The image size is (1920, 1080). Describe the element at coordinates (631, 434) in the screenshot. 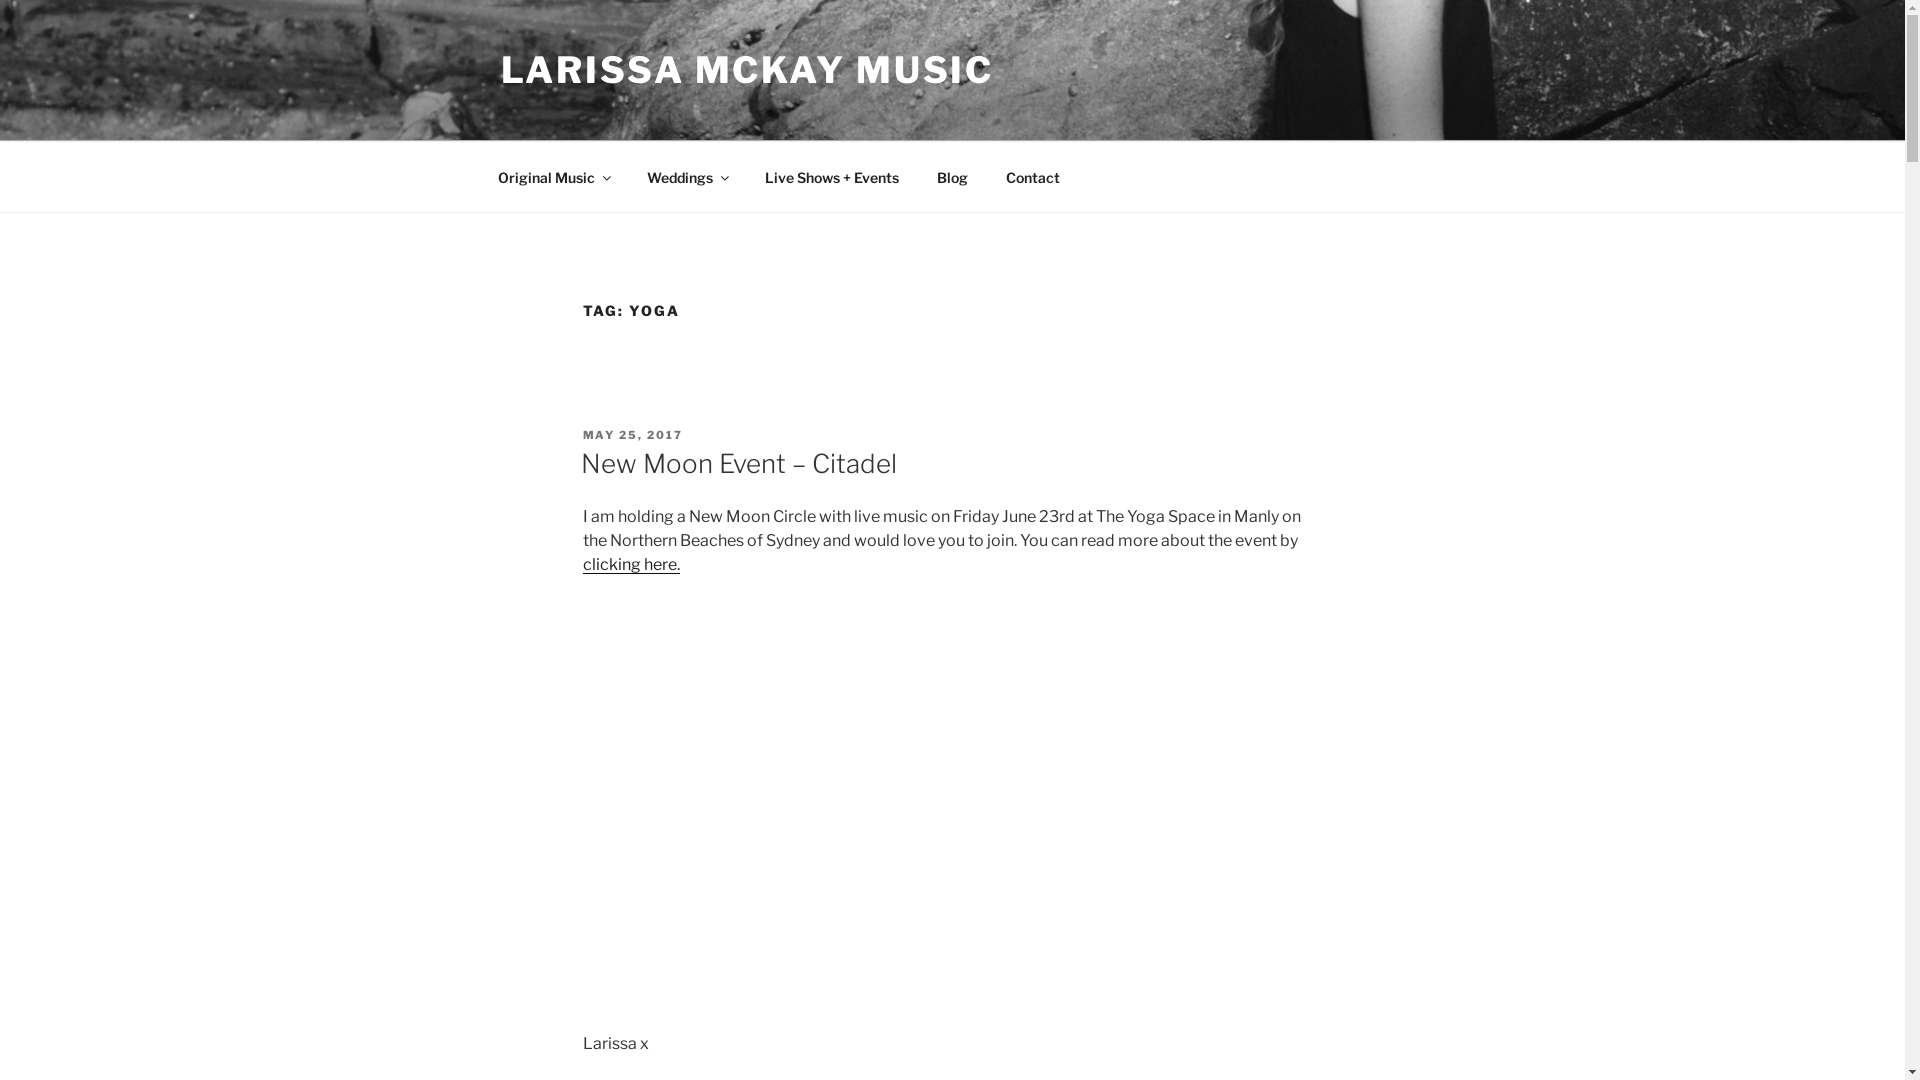

I see `'MAY 25, 2017'` at that location.